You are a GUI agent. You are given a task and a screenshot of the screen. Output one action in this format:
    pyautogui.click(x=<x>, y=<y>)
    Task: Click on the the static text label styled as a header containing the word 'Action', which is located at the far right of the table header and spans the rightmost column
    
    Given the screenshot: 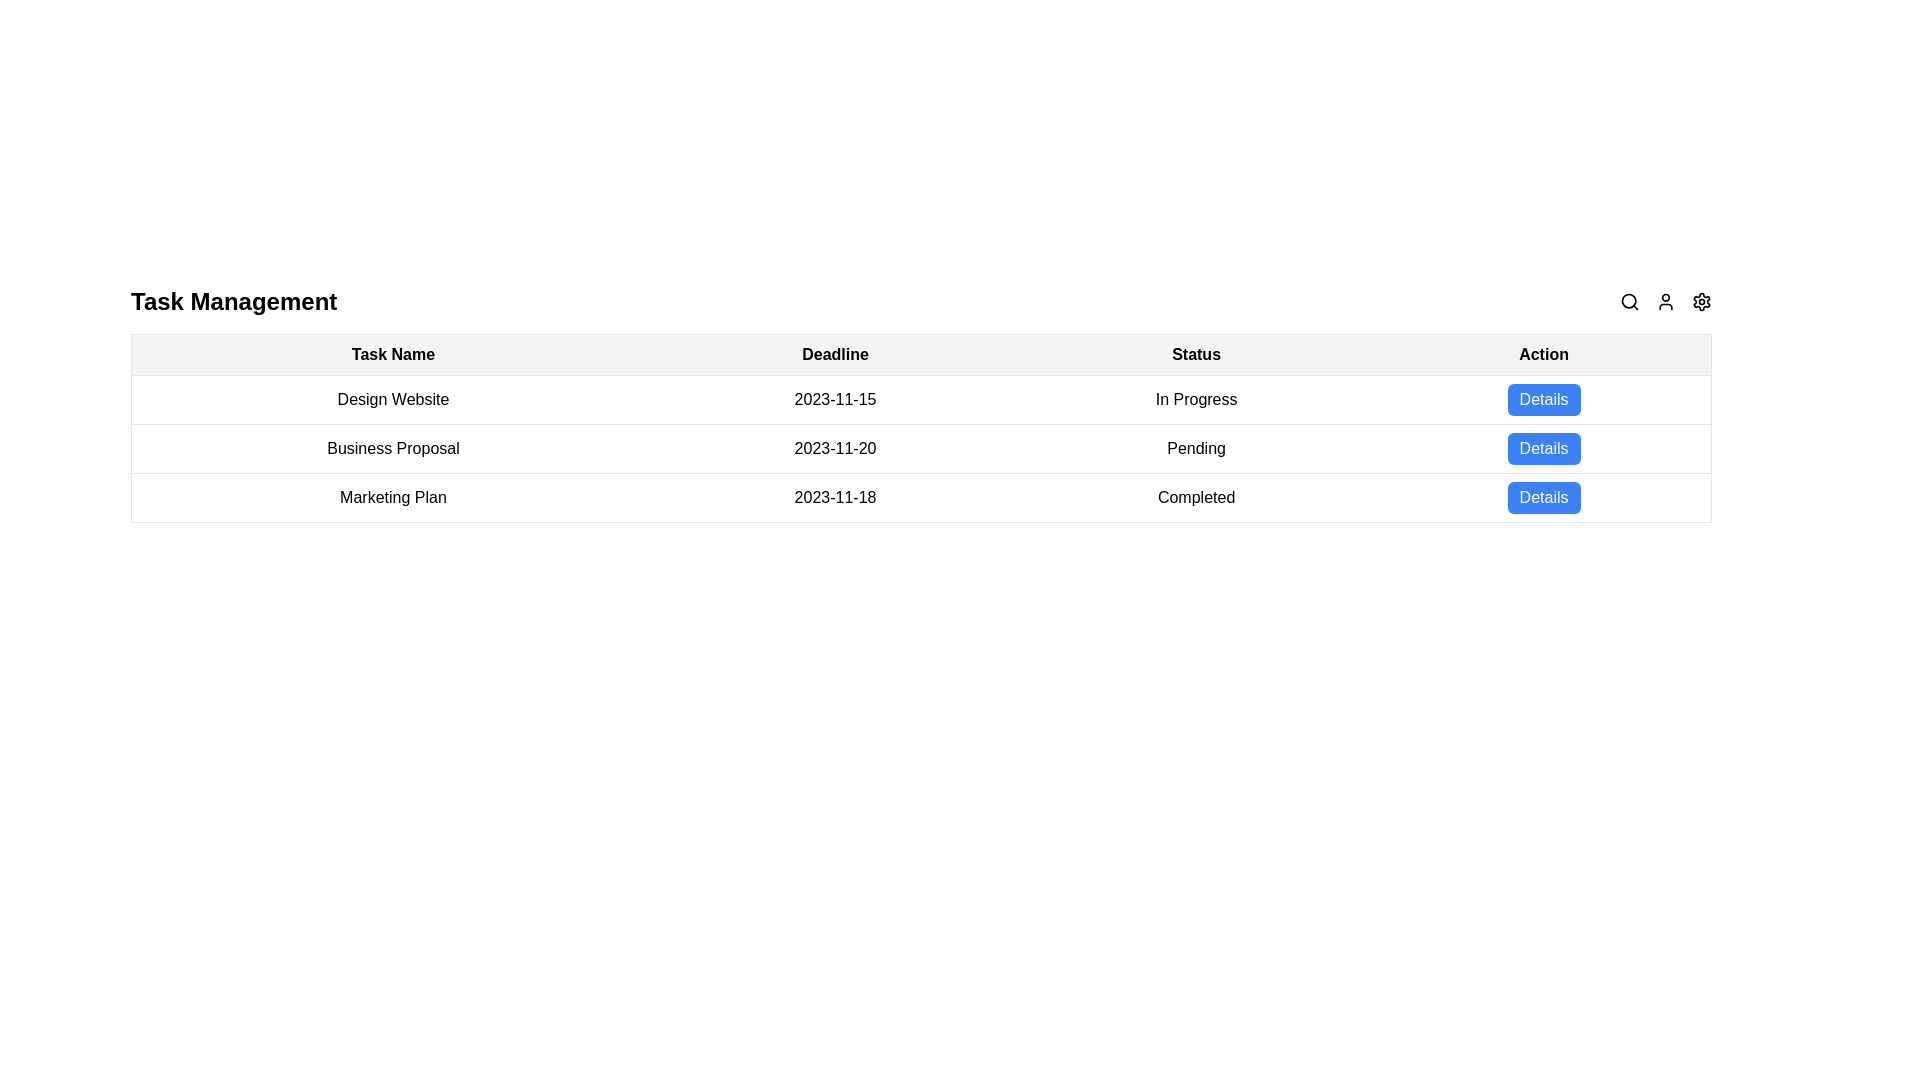 What is the action you would take?
    pyautogui.click(x=1543, y=353)
    